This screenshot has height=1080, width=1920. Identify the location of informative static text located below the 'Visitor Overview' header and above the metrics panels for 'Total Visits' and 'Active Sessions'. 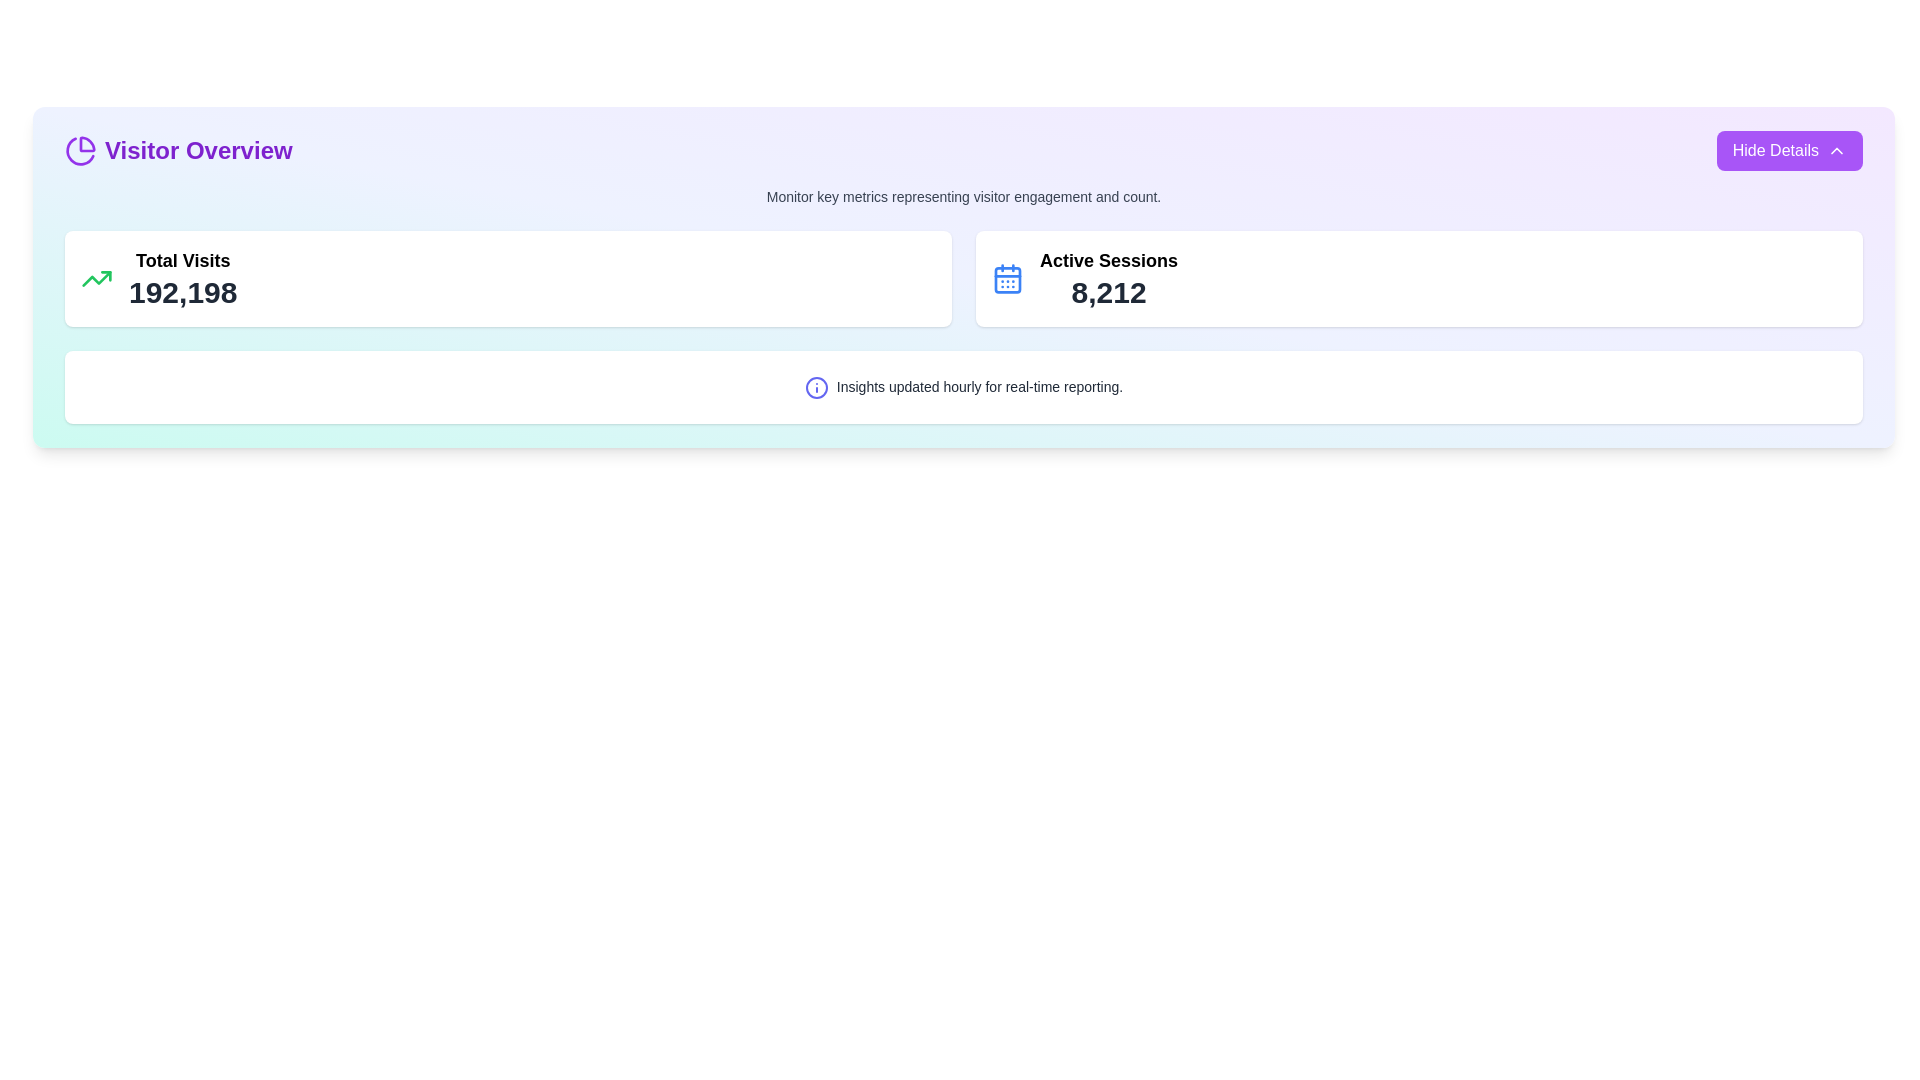
(964, 189).